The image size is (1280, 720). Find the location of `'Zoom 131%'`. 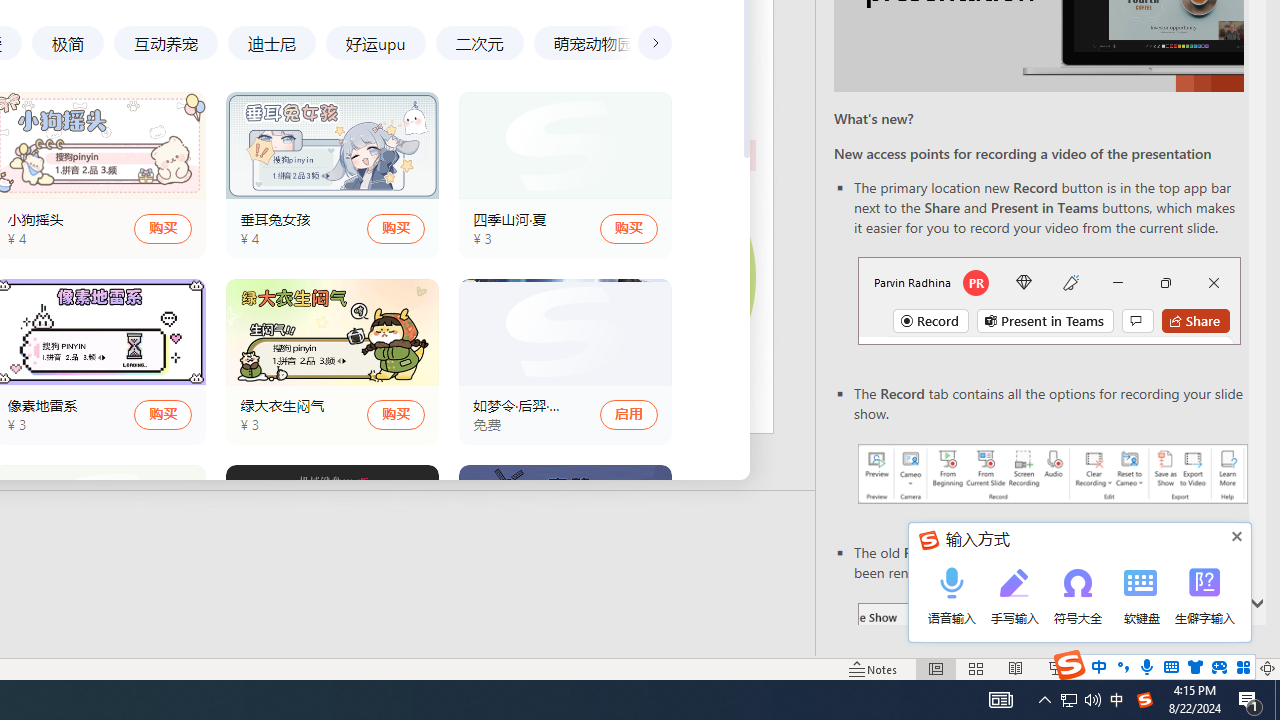

'Zoom 131%' is located at coordinates (1233, 669).